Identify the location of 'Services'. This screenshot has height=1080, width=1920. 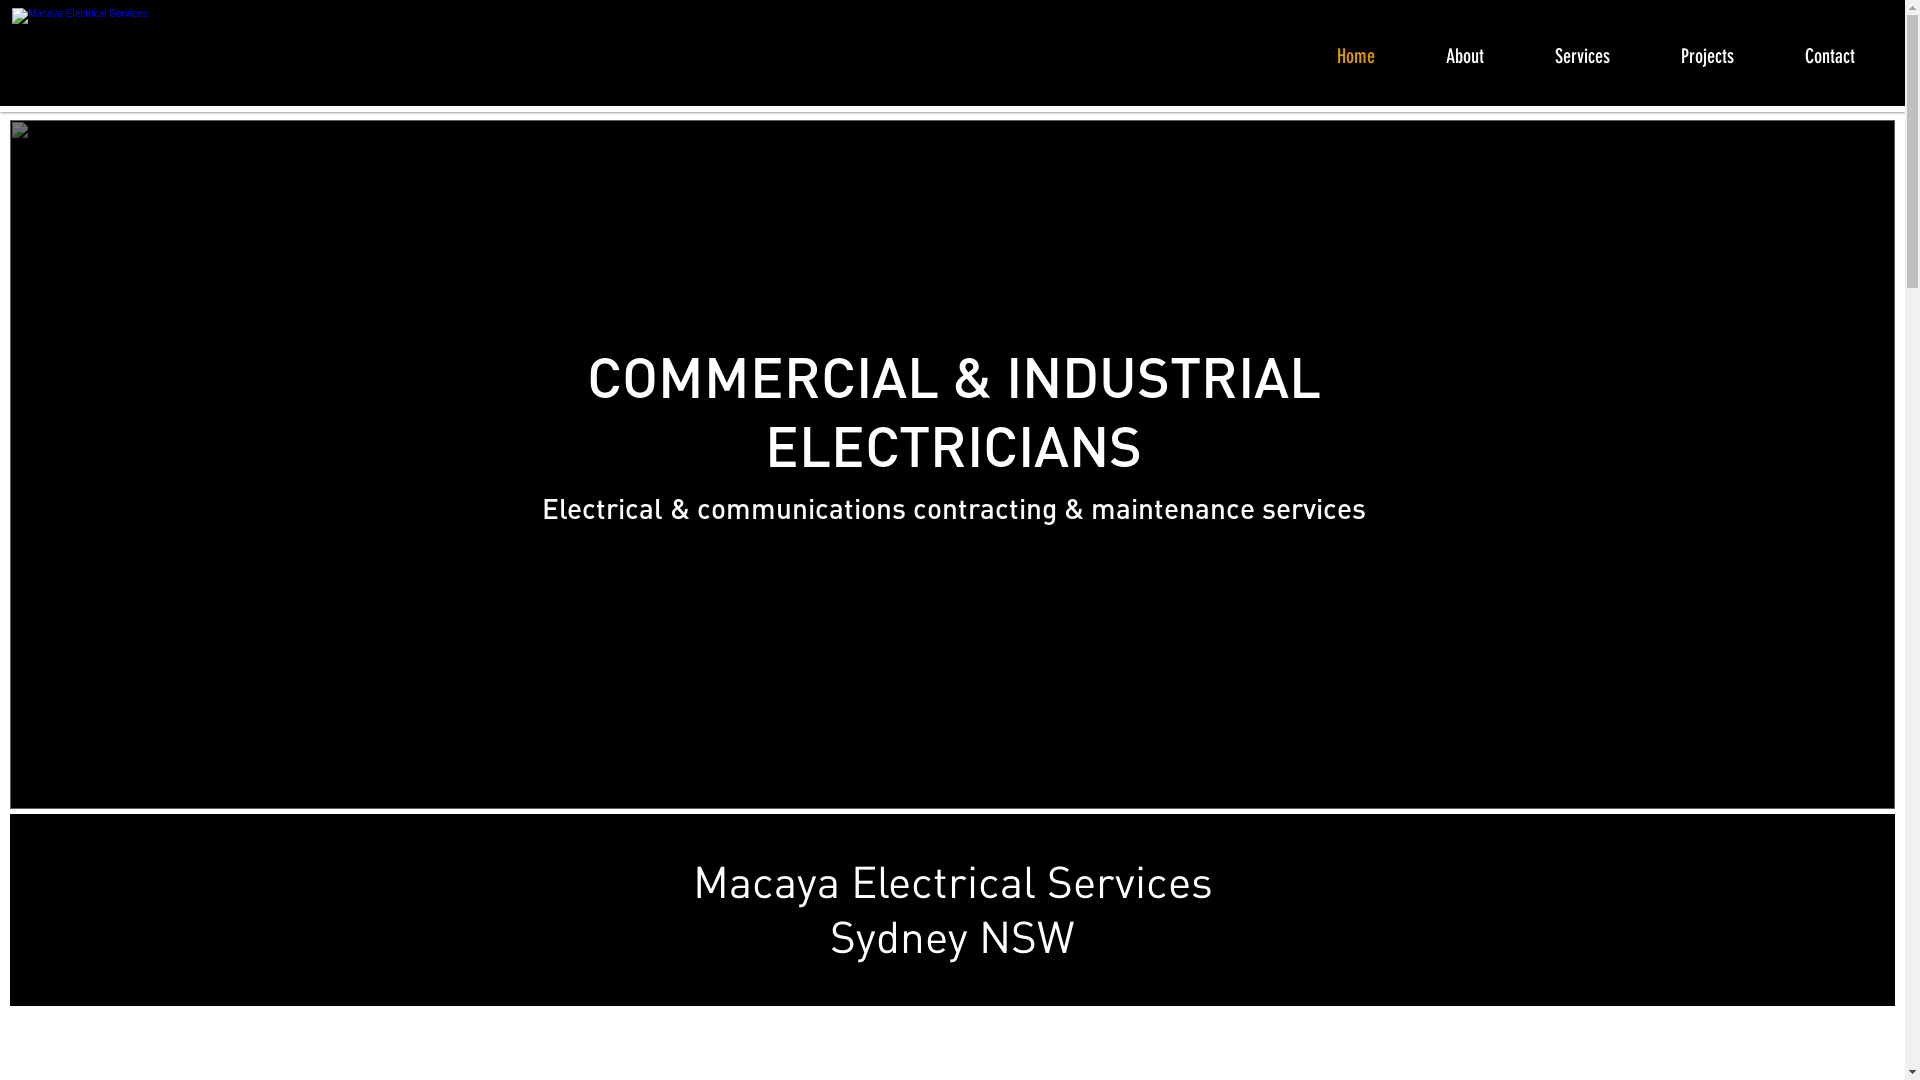
(1534, 52).